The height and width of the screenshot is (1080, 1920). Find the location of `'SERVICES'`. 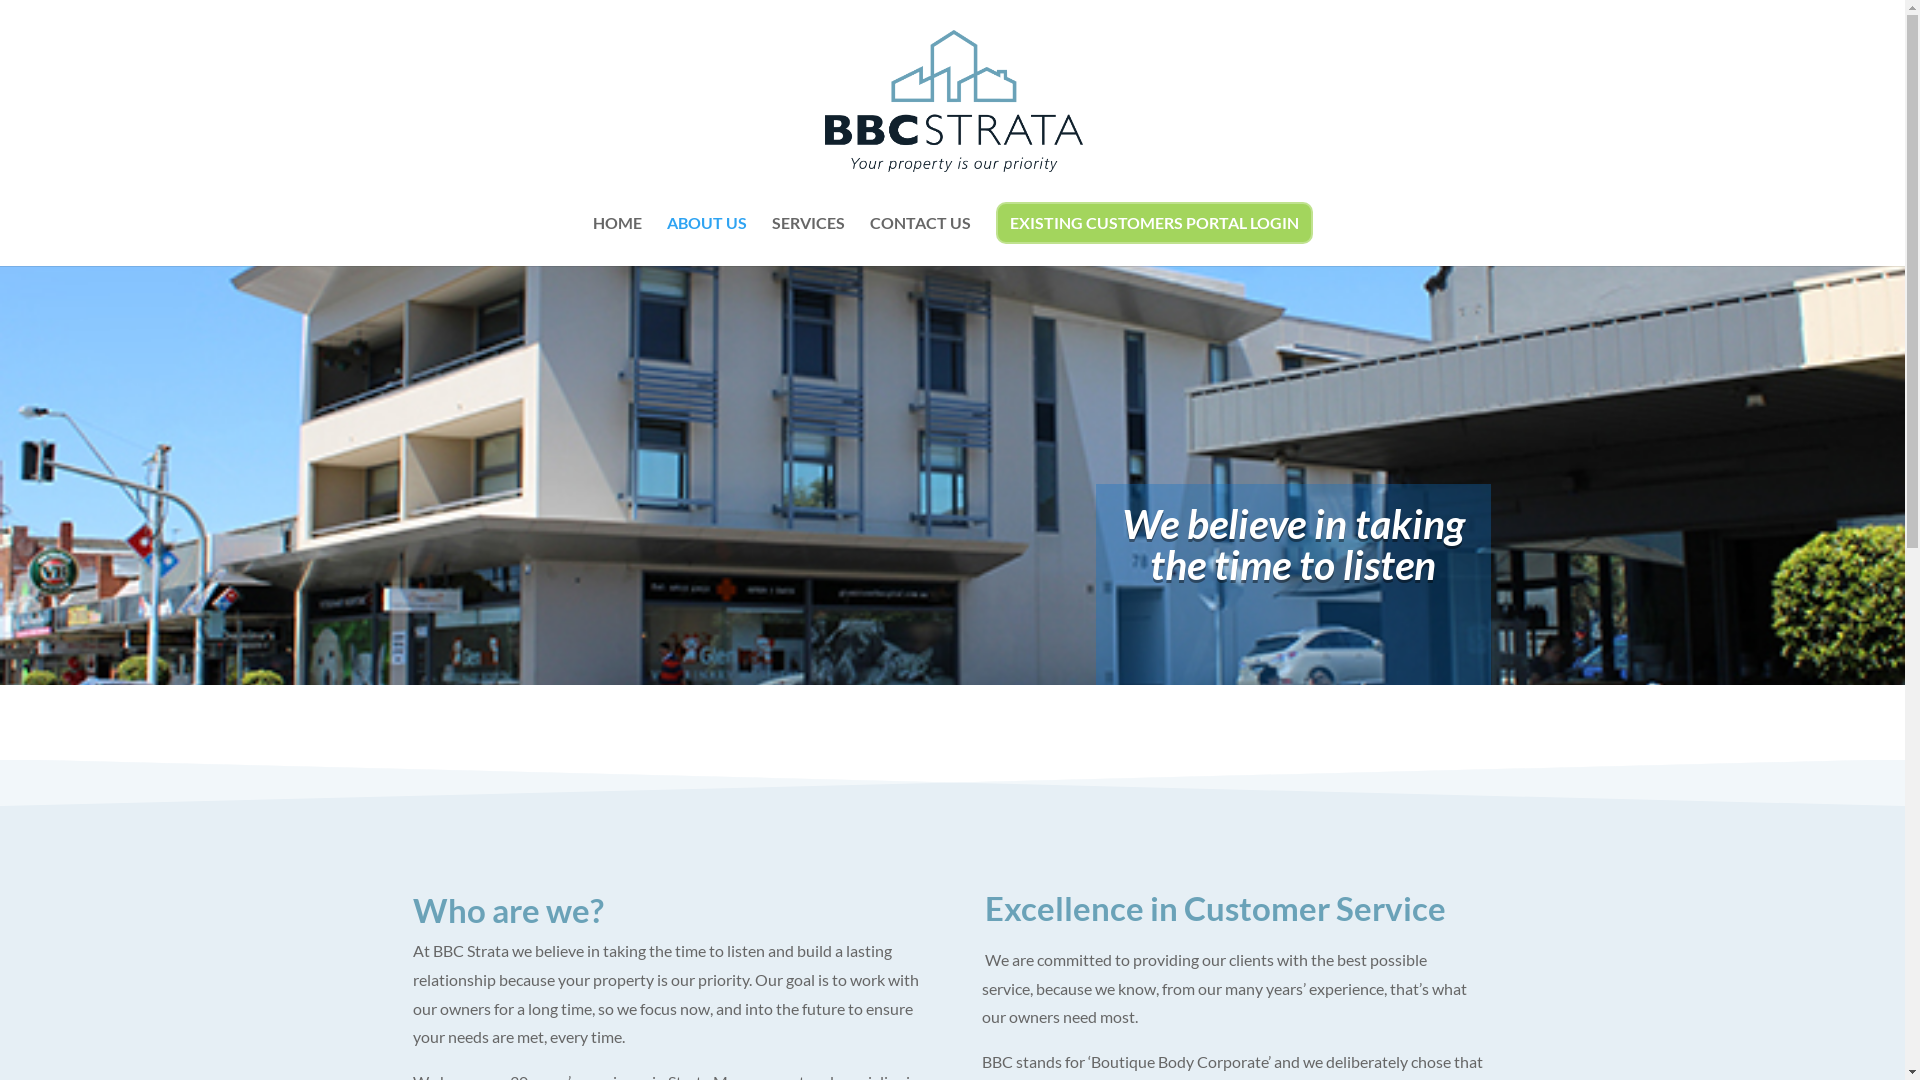

'SERVICES' is located at coordinates (808, 239).